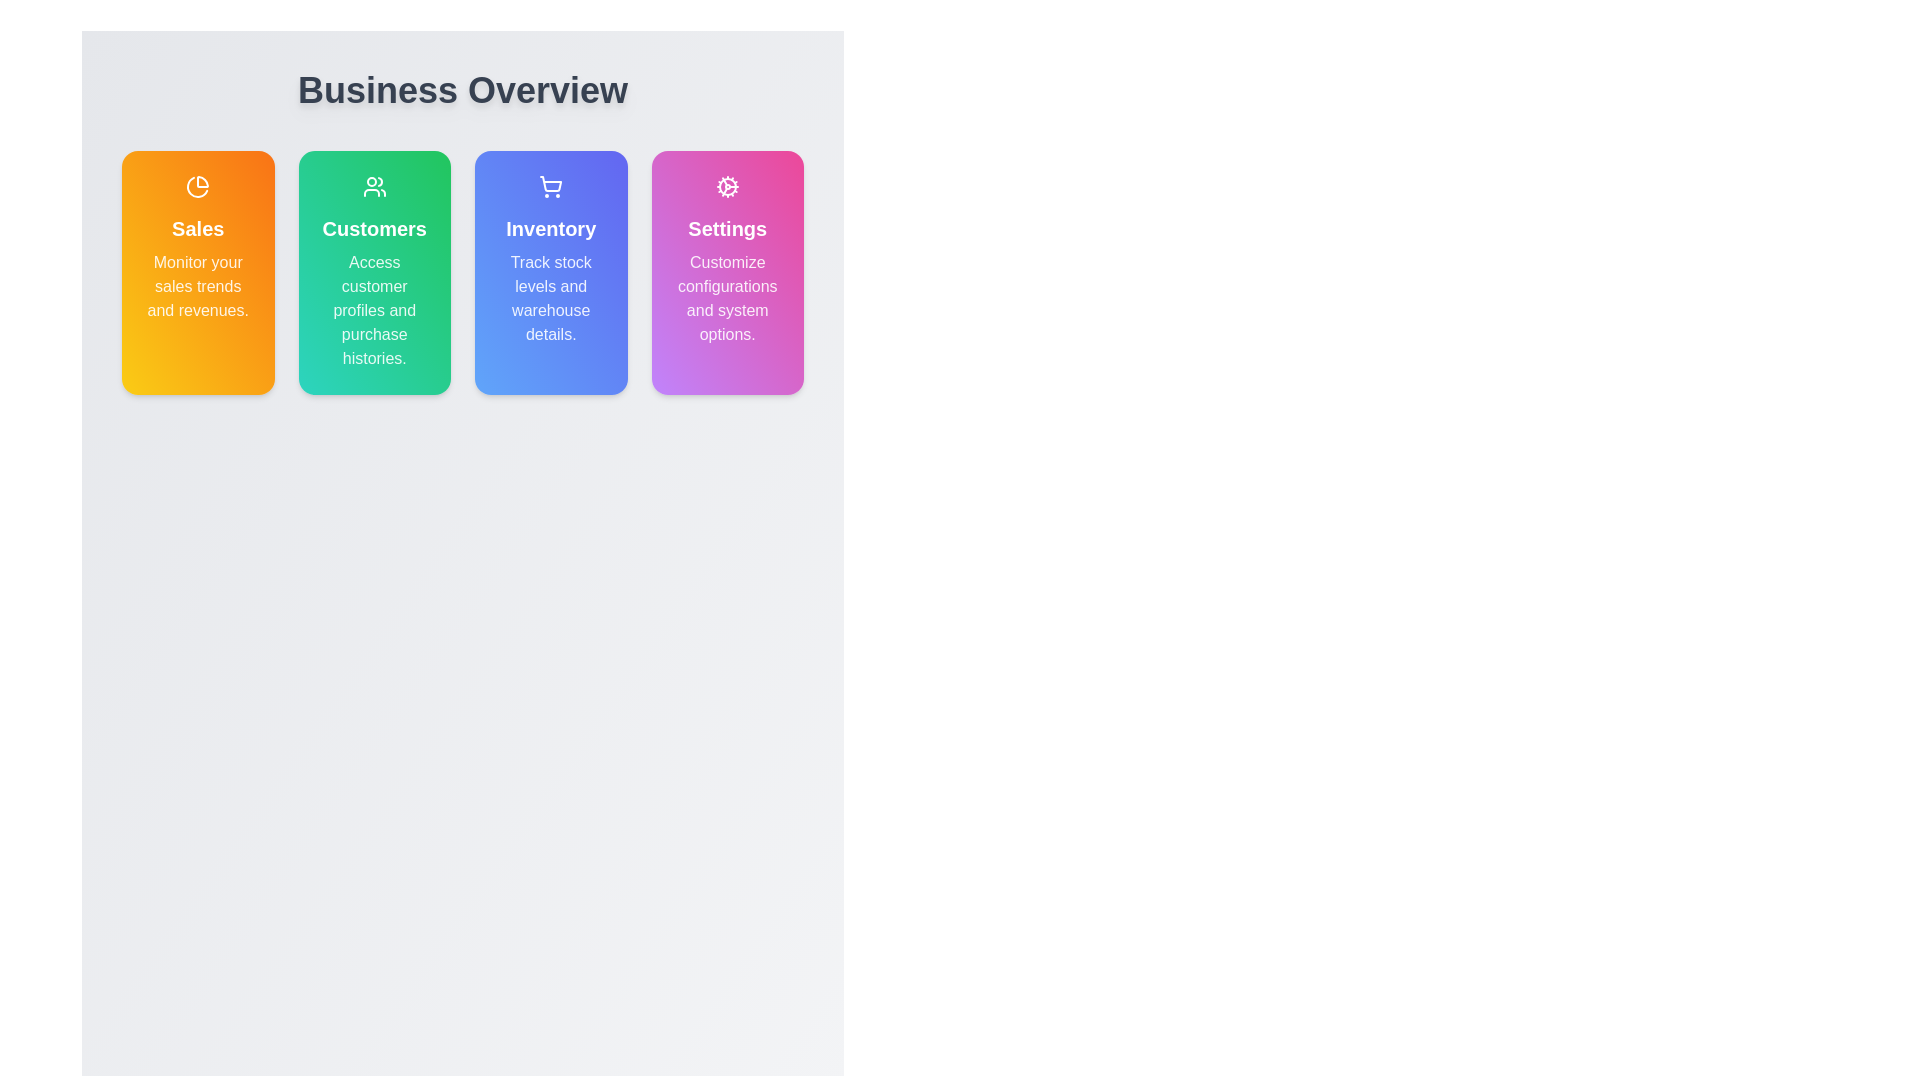  What do you see at coordinates (726, 186) in the screenshot?
I see `the cogwheel icon styled in white against a pink background, located at the top center of the pink card labeled 'Settings'` at bounding box center [726, 186].